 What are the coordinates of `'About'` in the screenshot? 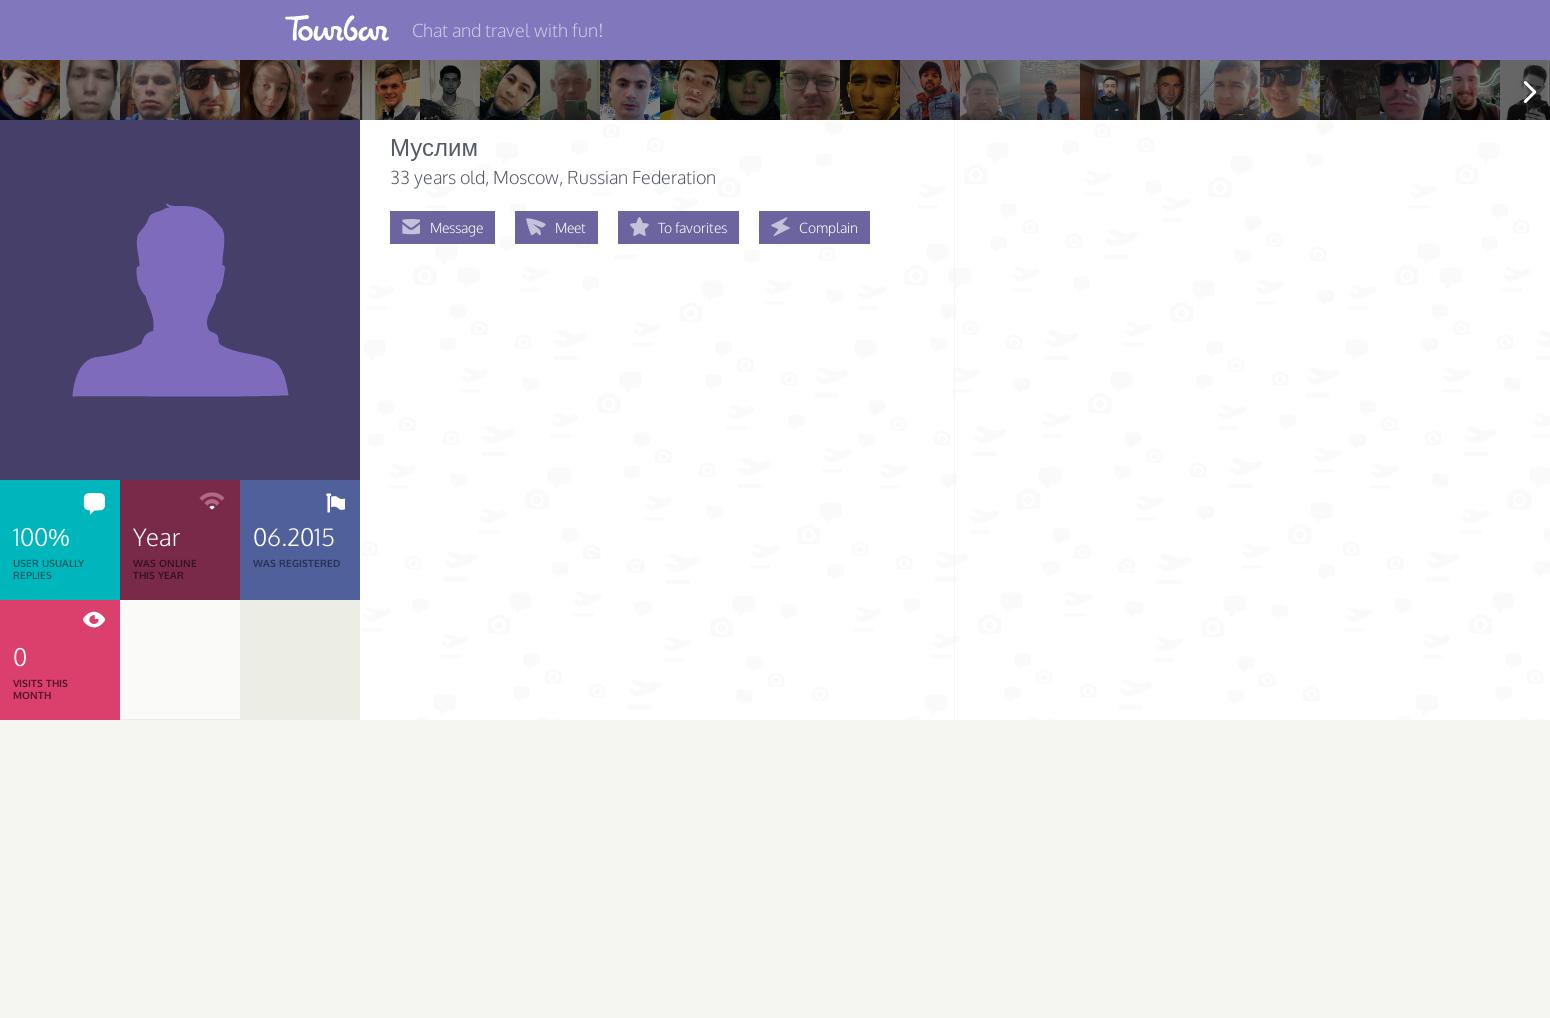 It's located at (18, 256).